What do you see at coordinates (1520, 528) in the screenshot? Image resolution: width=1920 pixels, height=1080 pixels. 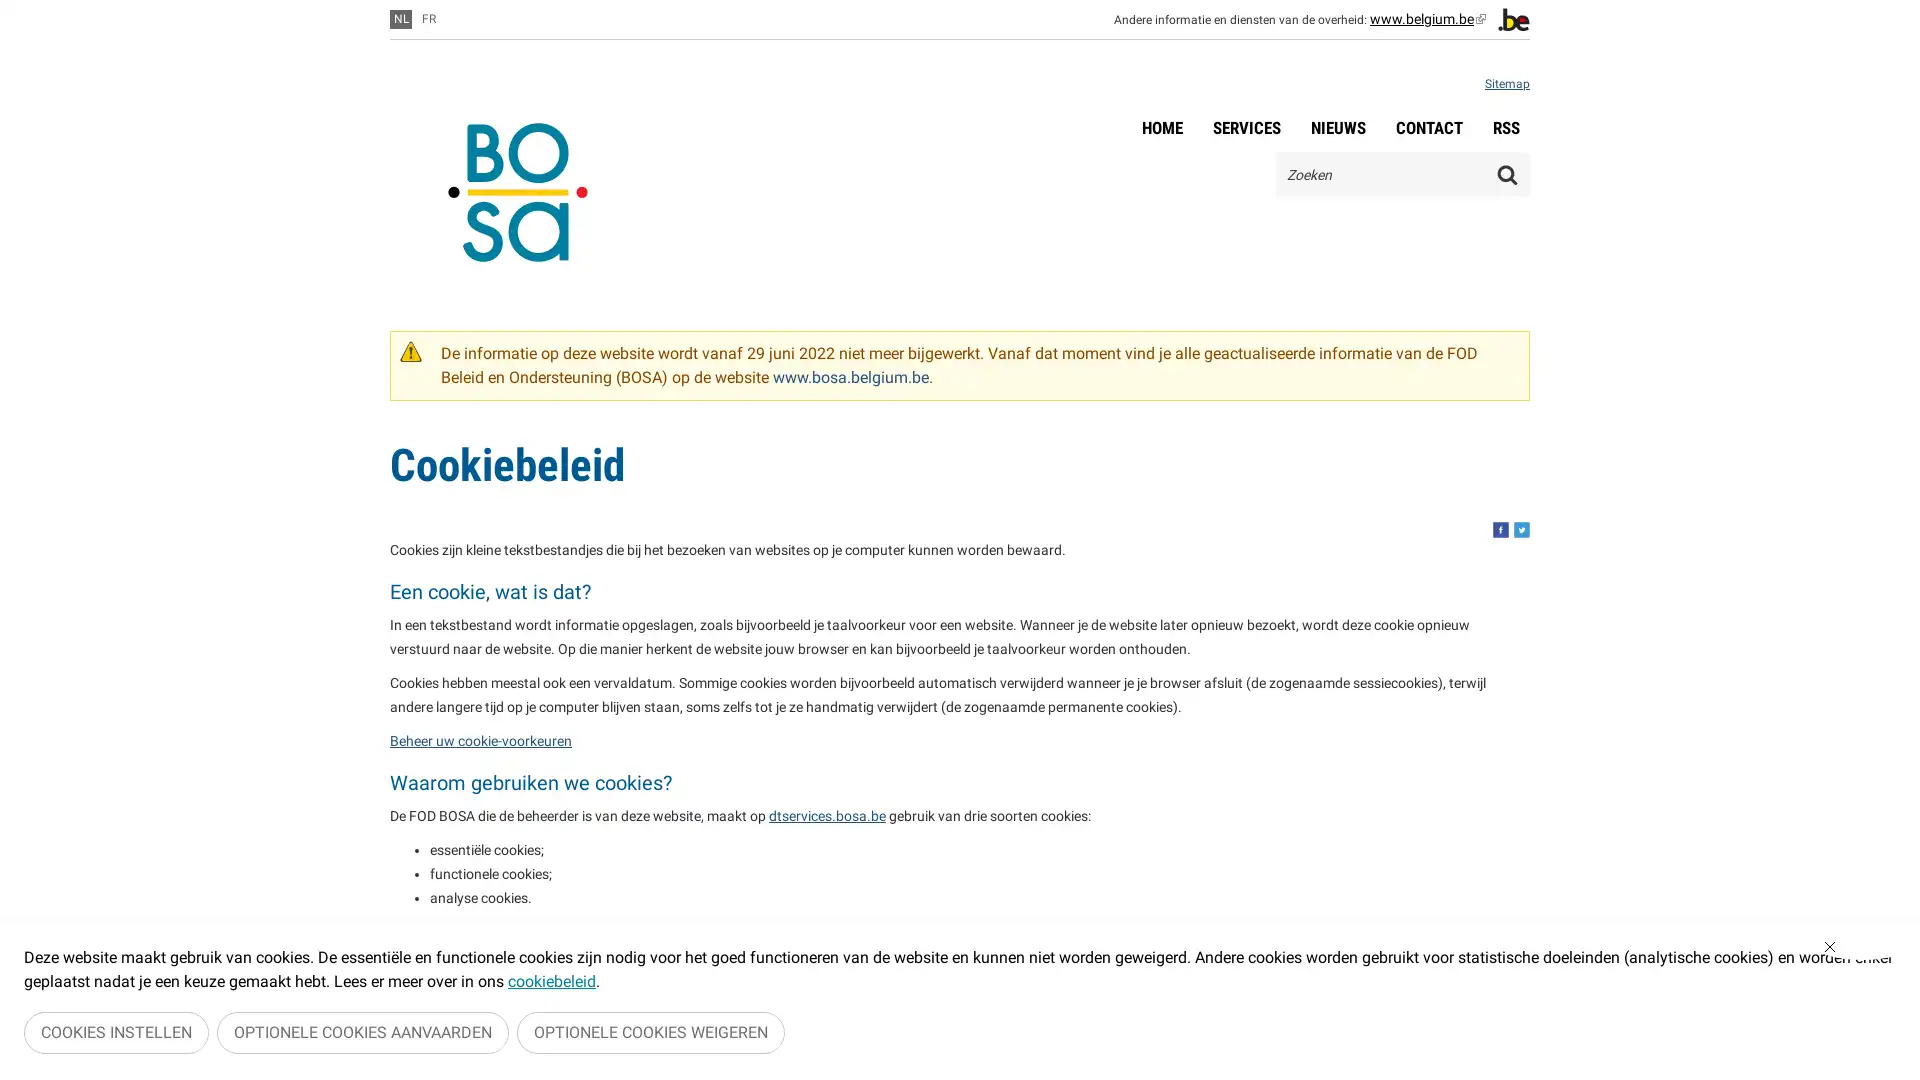 I see `Share this, twitter. This button opens a new window` at bounding box center [1520, 528].